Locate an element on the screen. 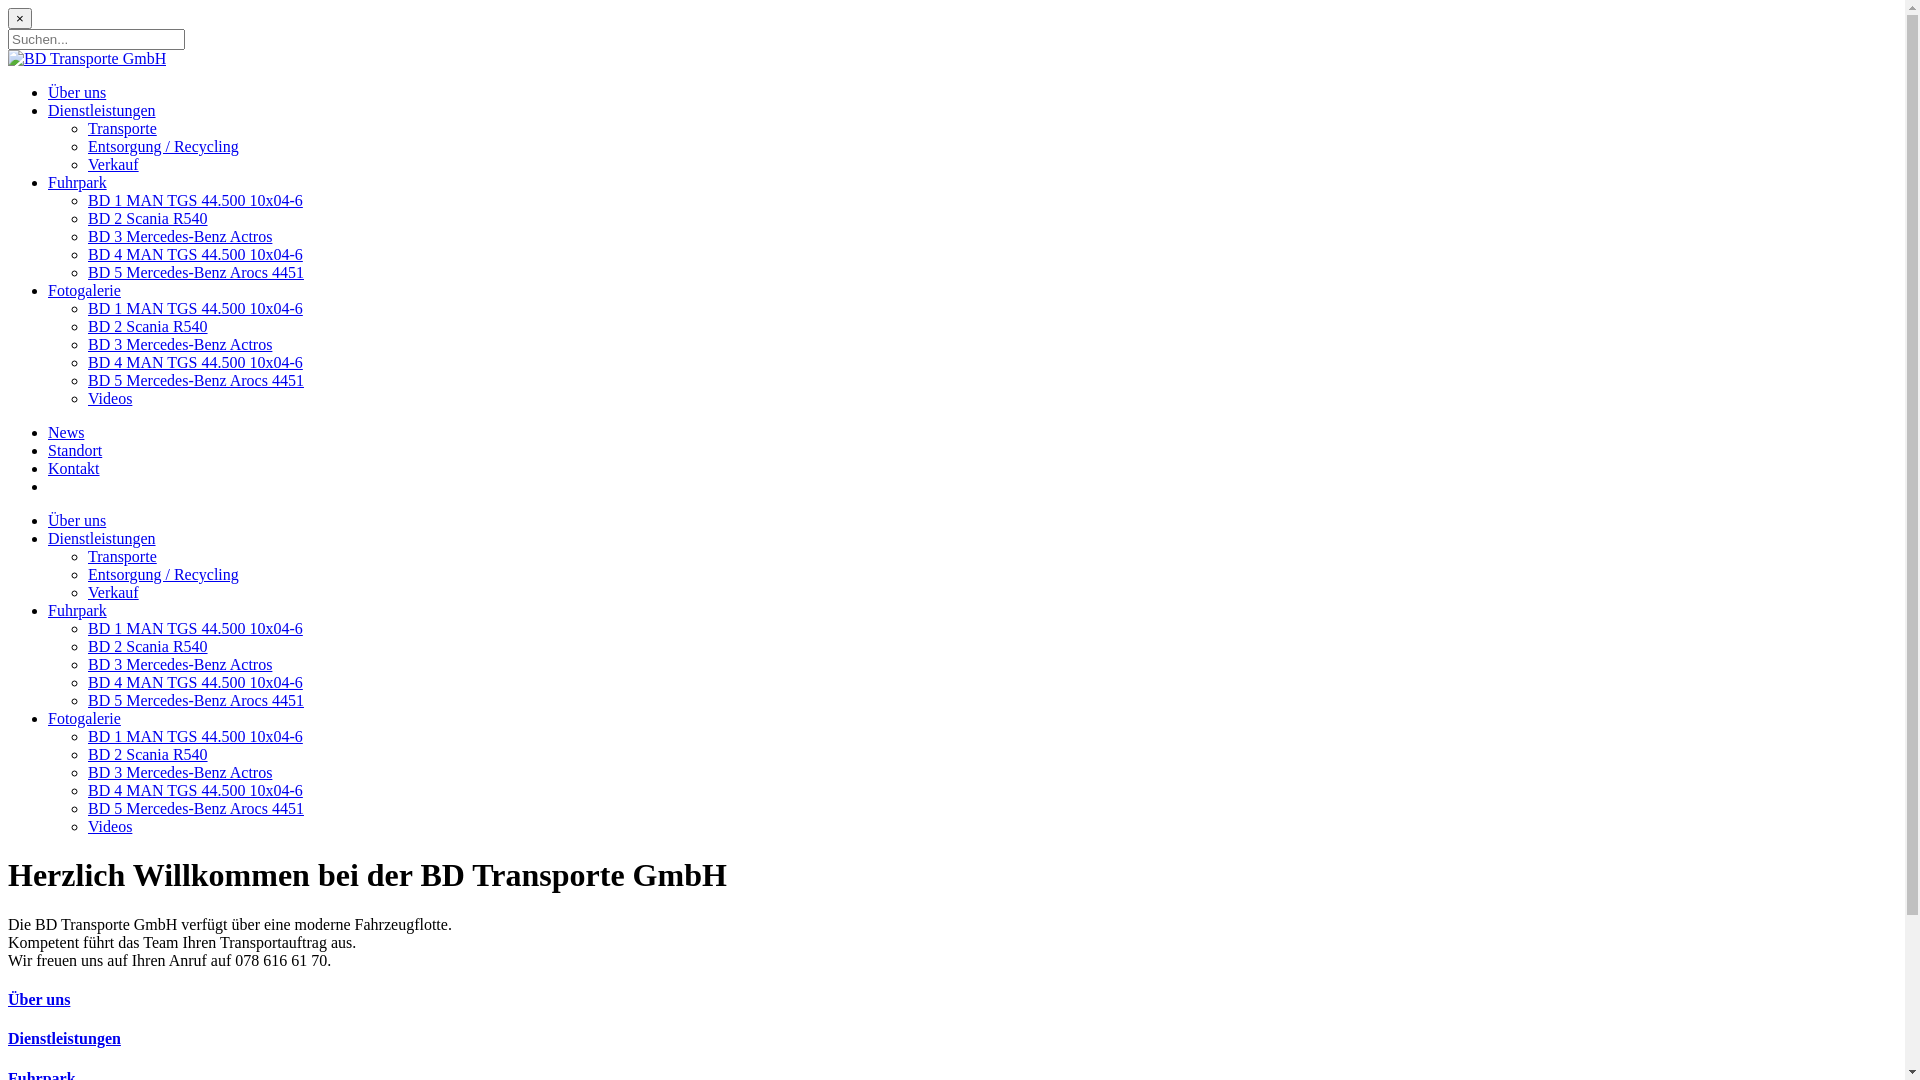 Image resolution: width=1920 pixels, height=1080 pixels. 'Entsorgung / Recycling' is located at coordinates (86, 145).